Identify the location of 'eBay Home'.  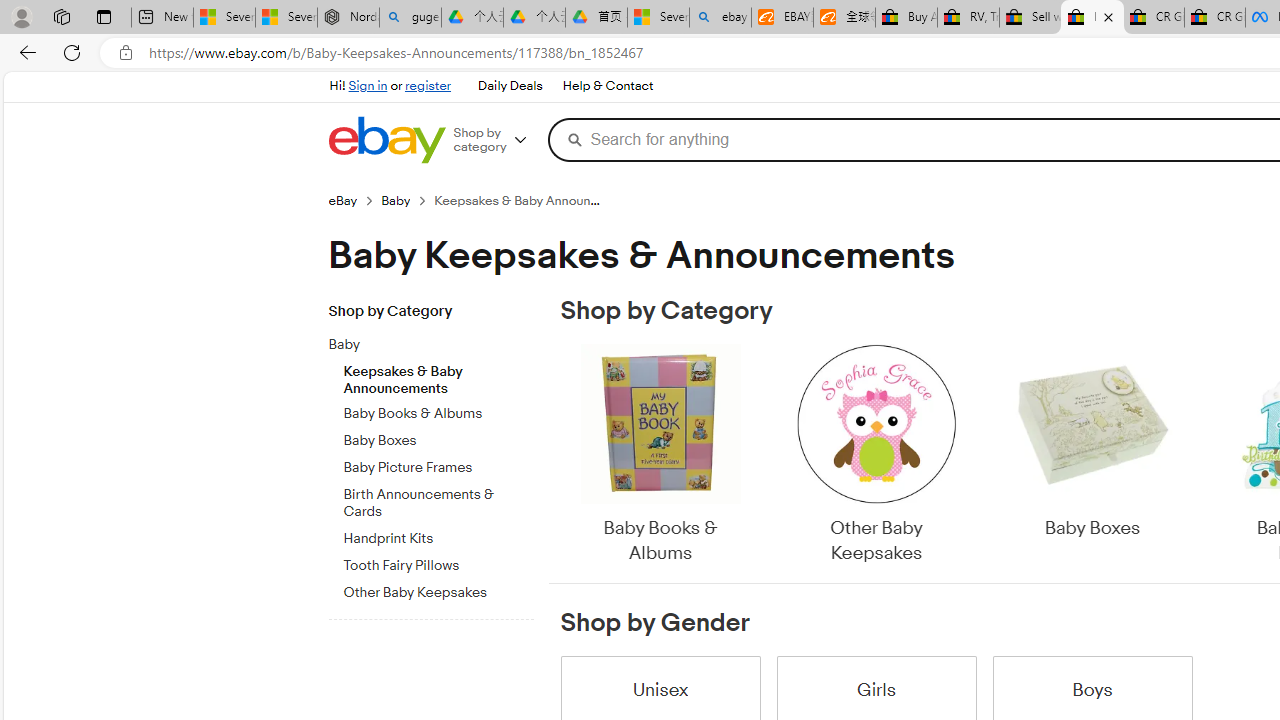
(386, 139).